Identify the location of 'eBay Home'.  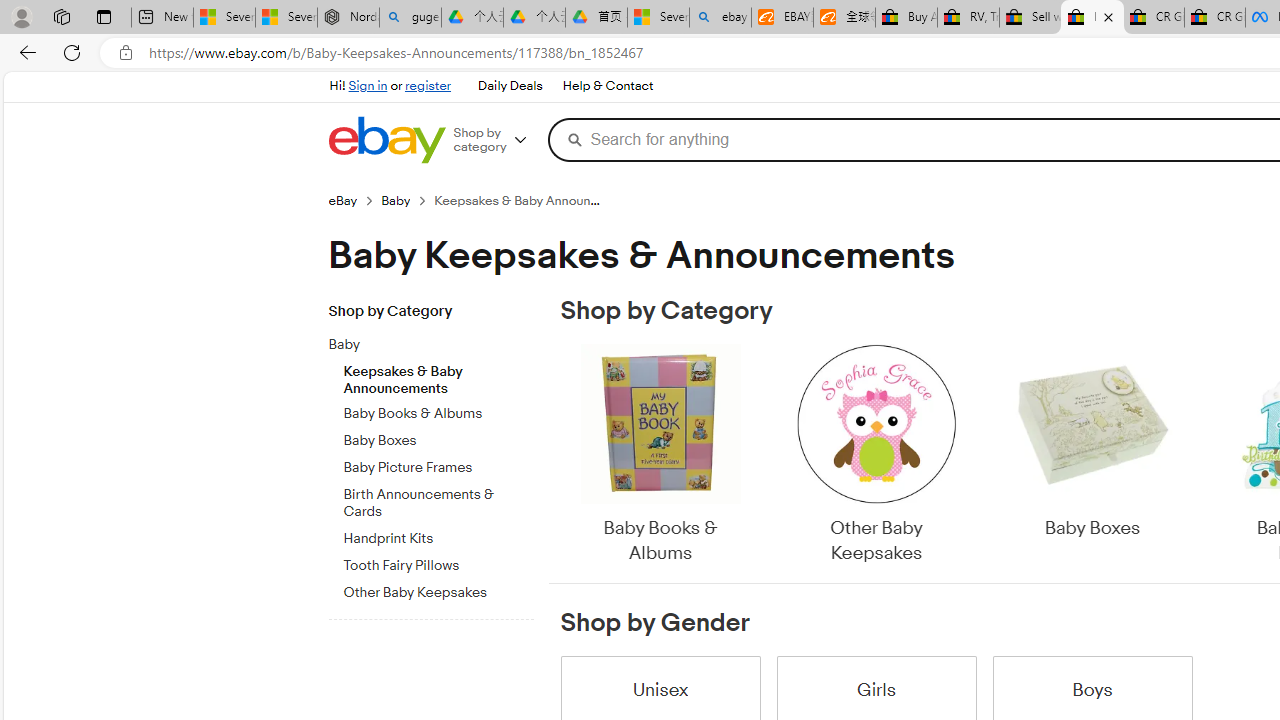
(386, 139).